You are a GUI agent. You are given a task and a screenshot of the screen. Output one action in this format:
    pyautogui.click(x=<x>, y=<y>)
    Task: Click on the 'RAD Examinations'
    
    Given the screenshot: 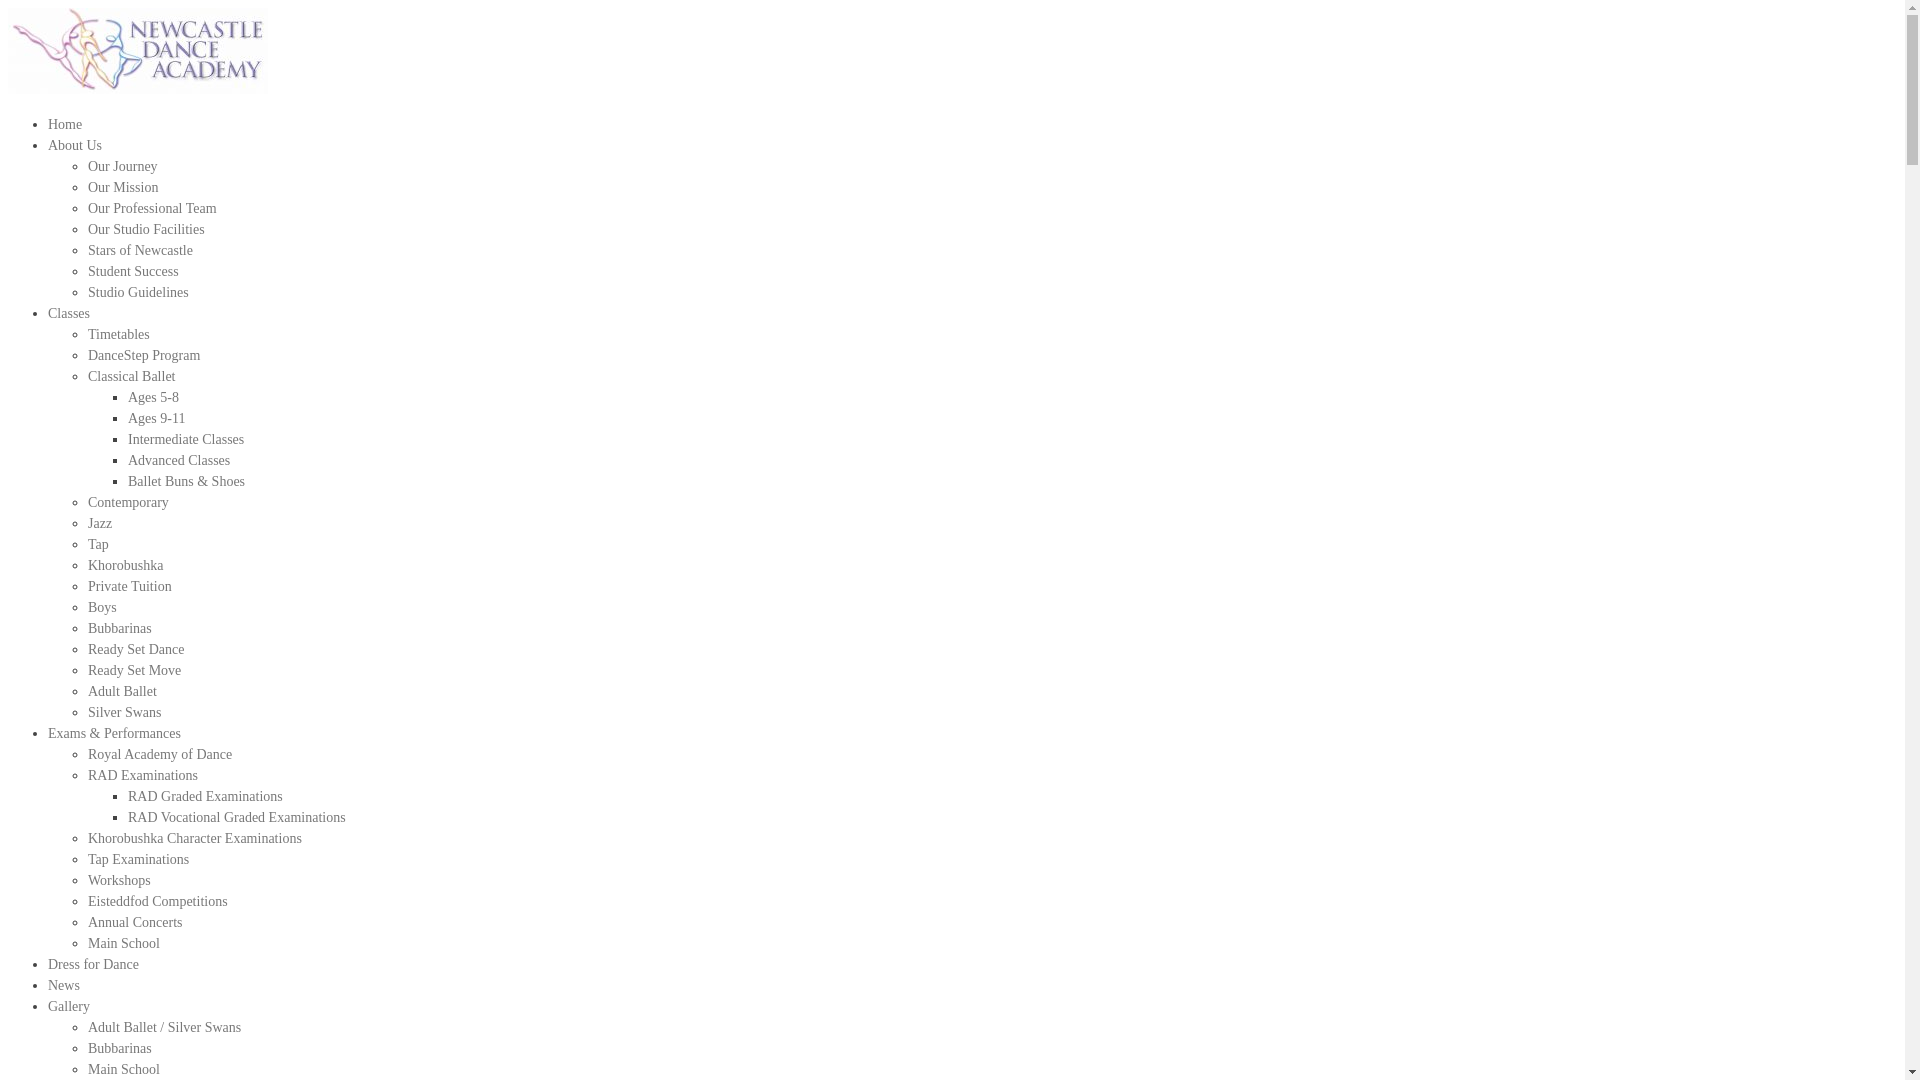 What is the action you would take?
    pyautogui.click(x=142, y=774)
    